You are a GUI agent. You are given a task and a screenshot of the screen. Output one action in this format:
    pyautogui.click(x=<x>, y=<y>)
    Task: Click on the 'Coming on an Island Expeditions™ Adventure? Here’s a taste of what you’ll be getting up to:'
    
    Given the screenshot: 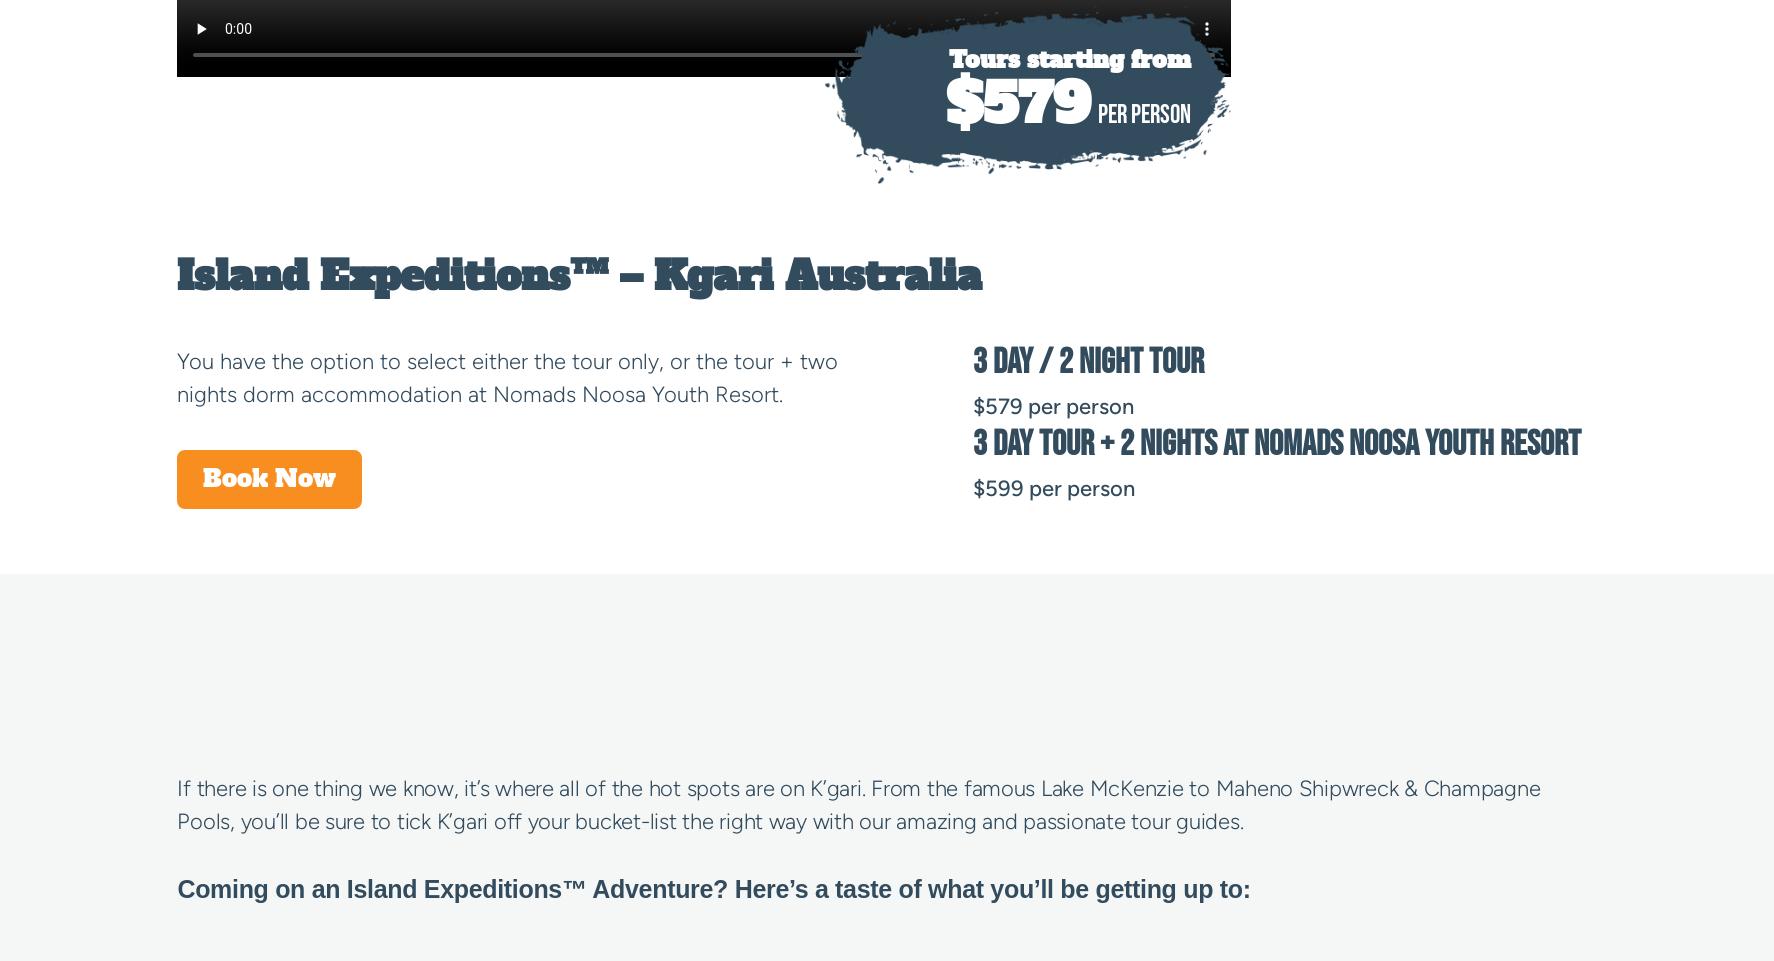 What is the action you would take?
    pyautogui.click(x=177, y=888)
    